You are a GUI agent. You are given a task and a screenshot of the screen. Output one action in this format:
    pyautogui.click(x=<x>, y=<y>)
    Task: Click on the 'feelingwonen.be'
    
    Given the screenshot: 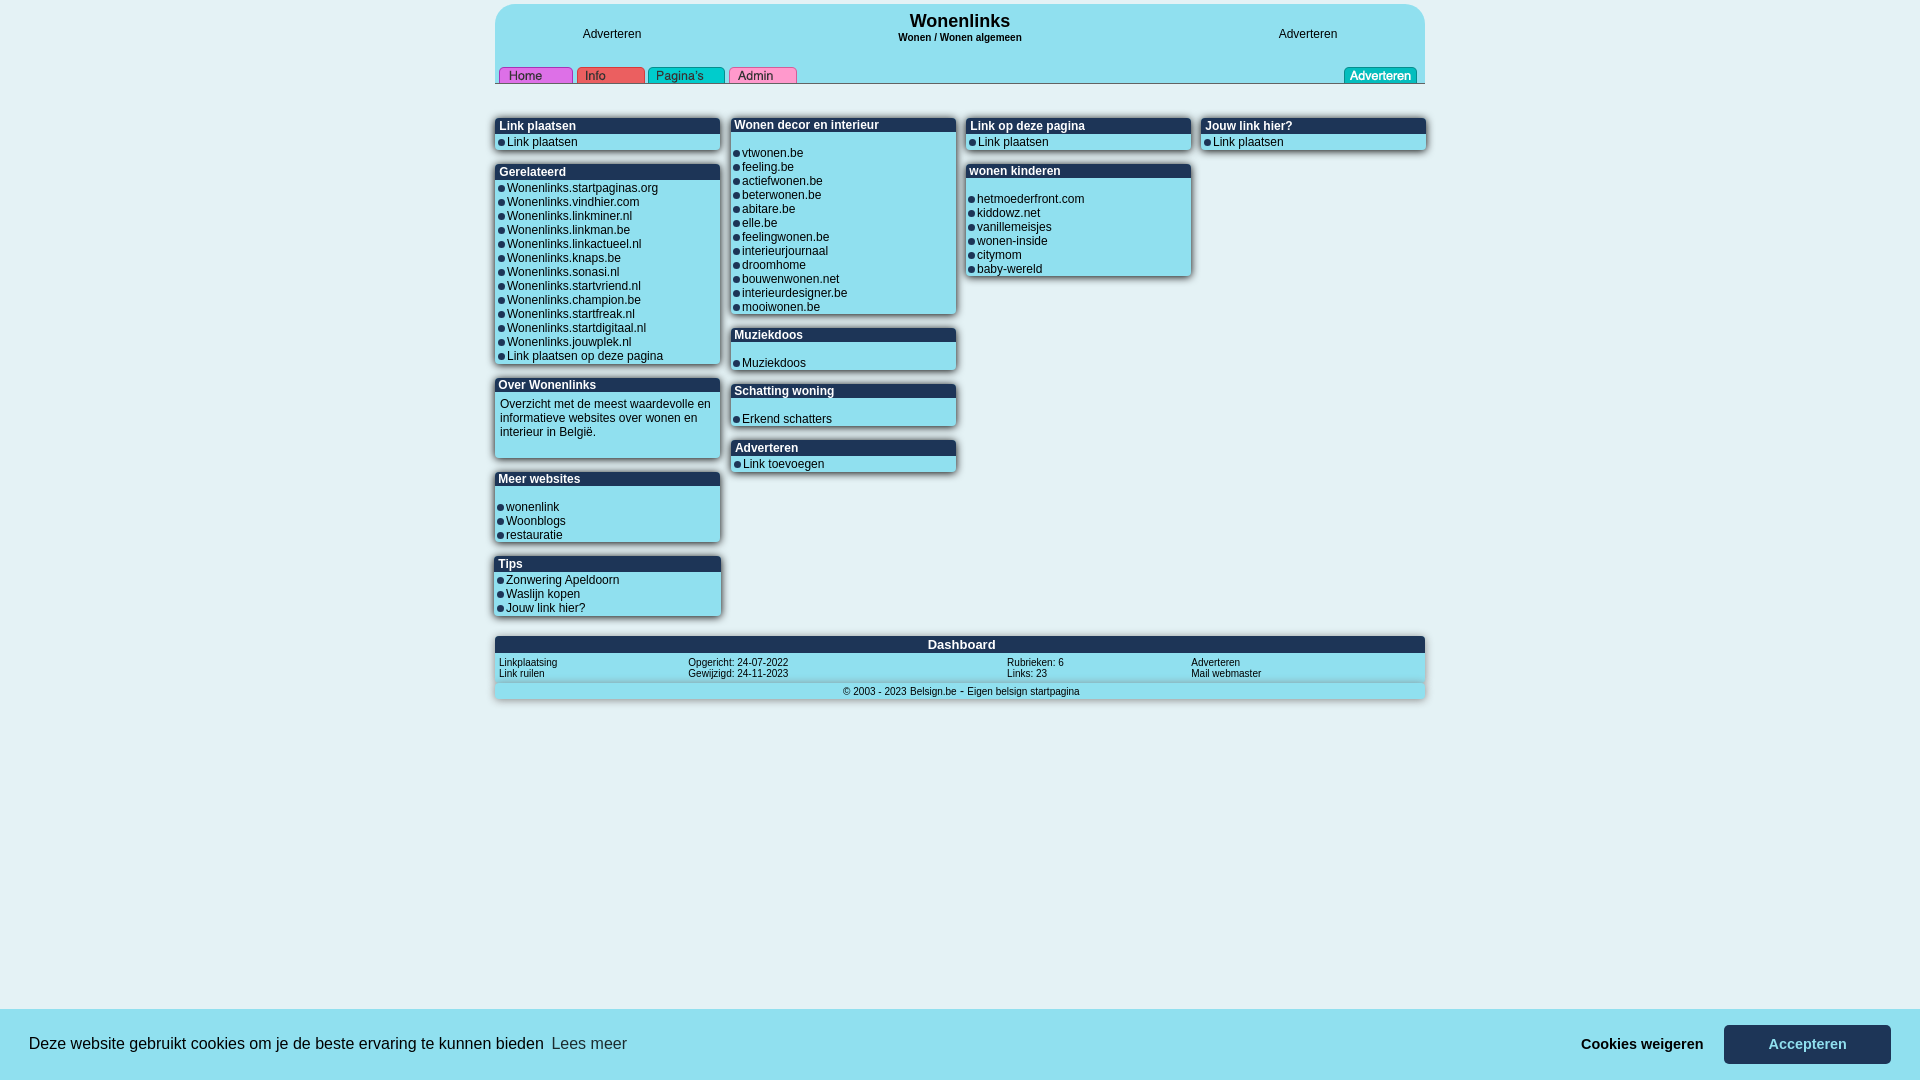 What is the action you would take?
    pyautogui.click(x=741, y=235)
    